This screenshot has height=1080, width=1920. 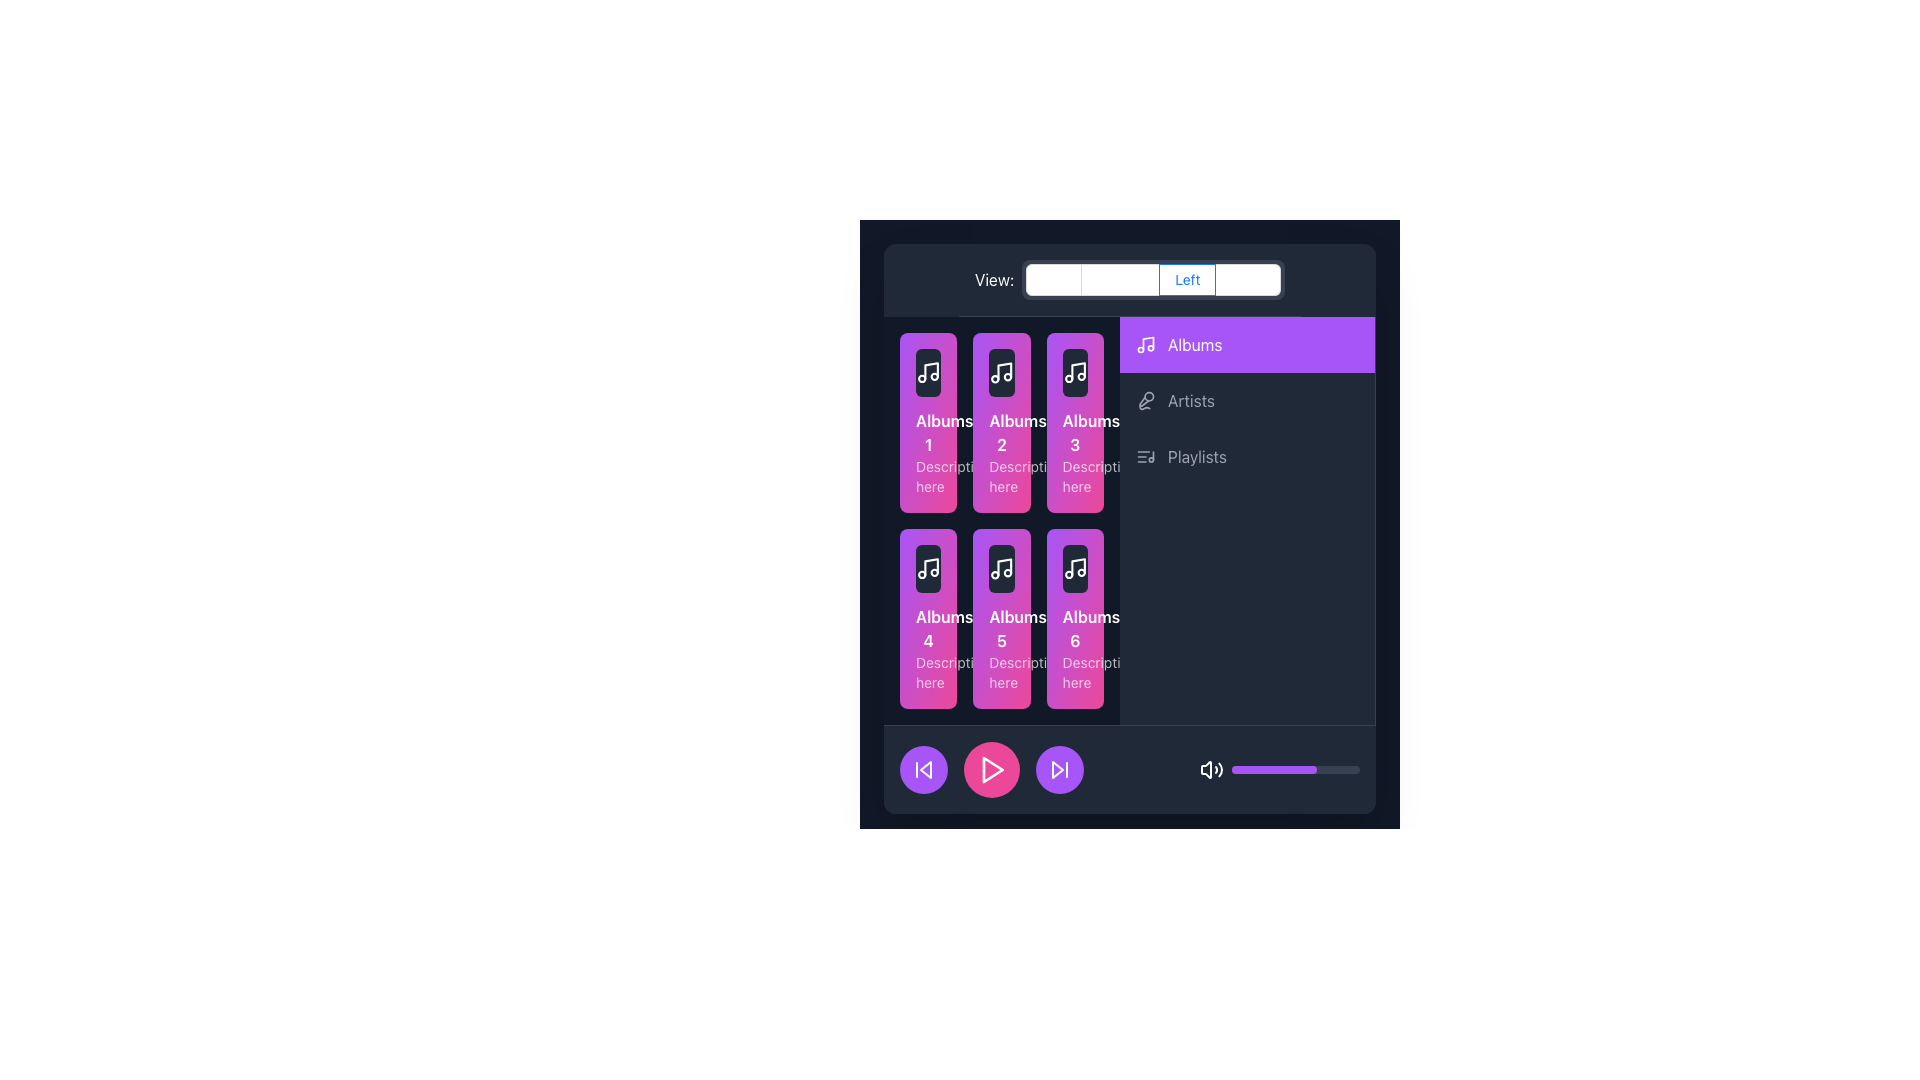 I want to click on the second button in a row of three buttons at the bottom of the interface to play media, so click(x=992, y=769).